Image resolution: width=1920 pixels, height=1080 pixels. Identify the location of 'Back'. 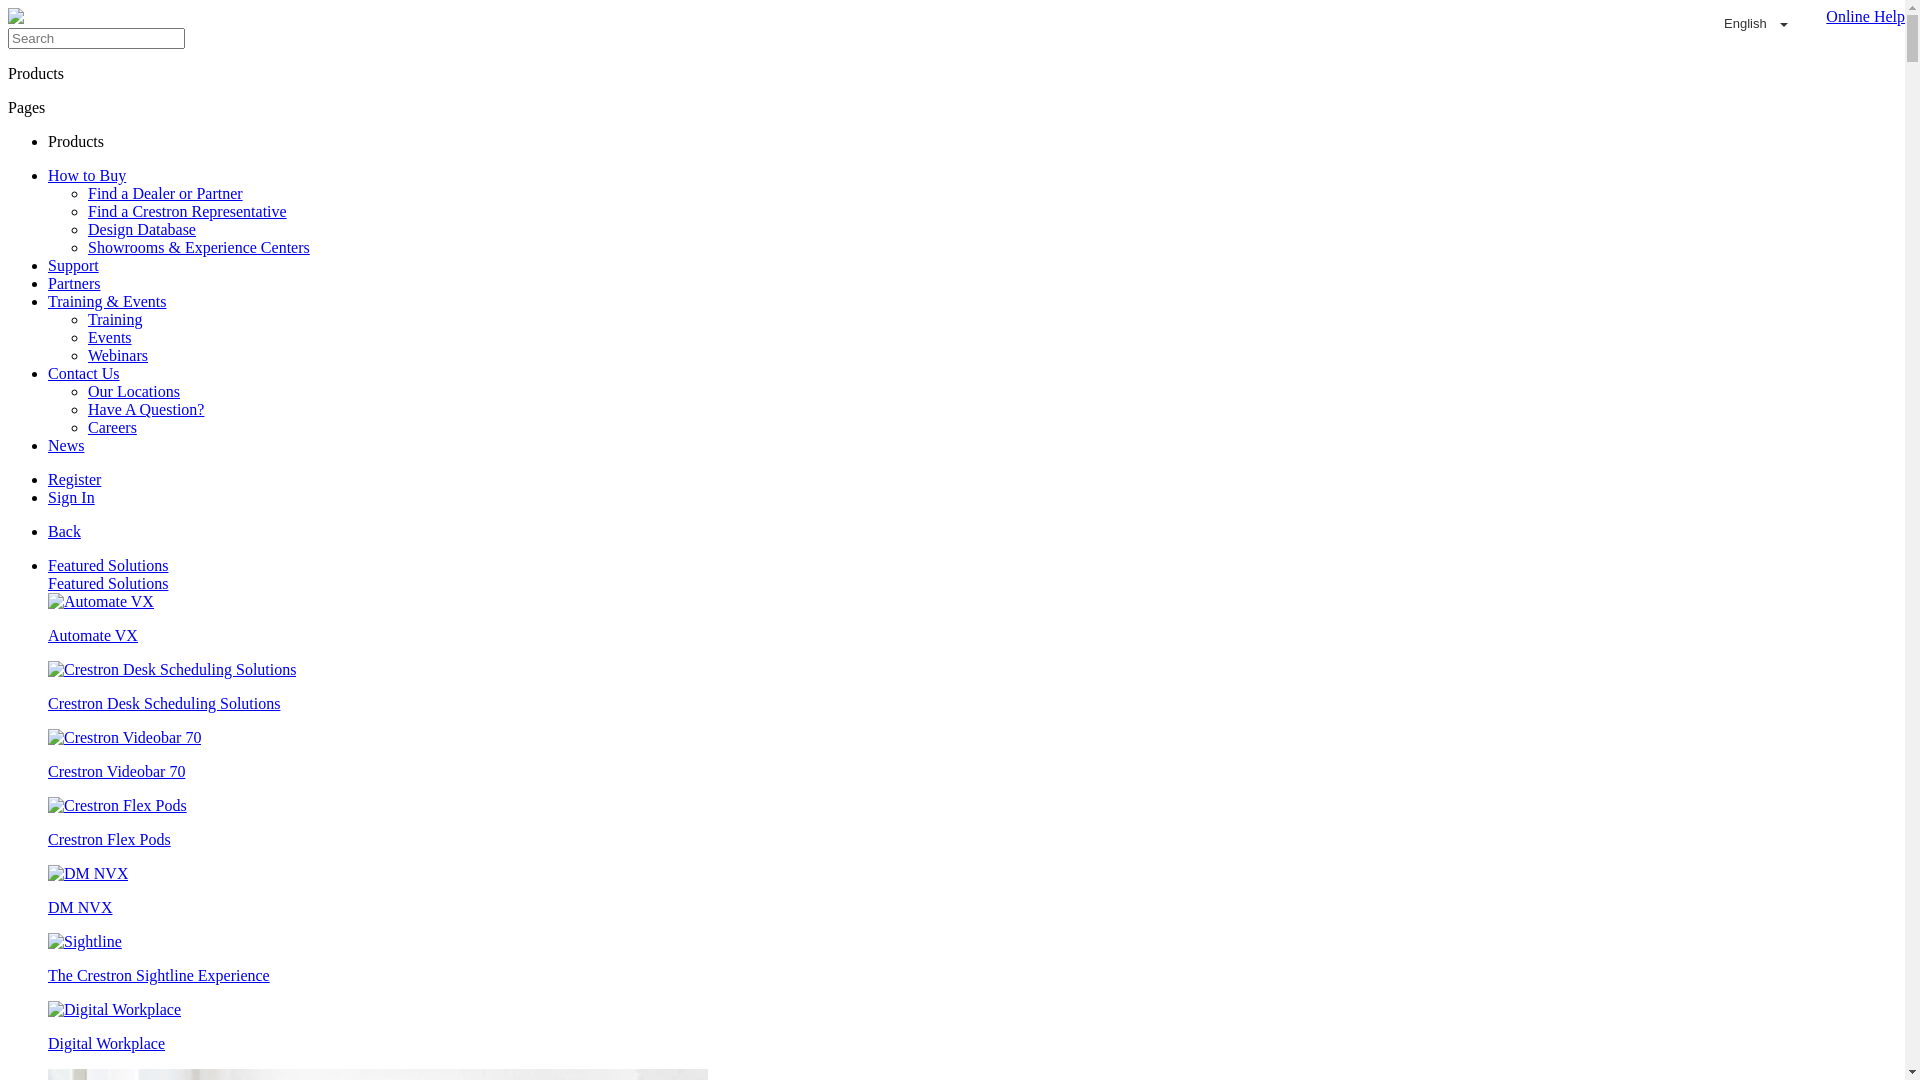
(64, 530).